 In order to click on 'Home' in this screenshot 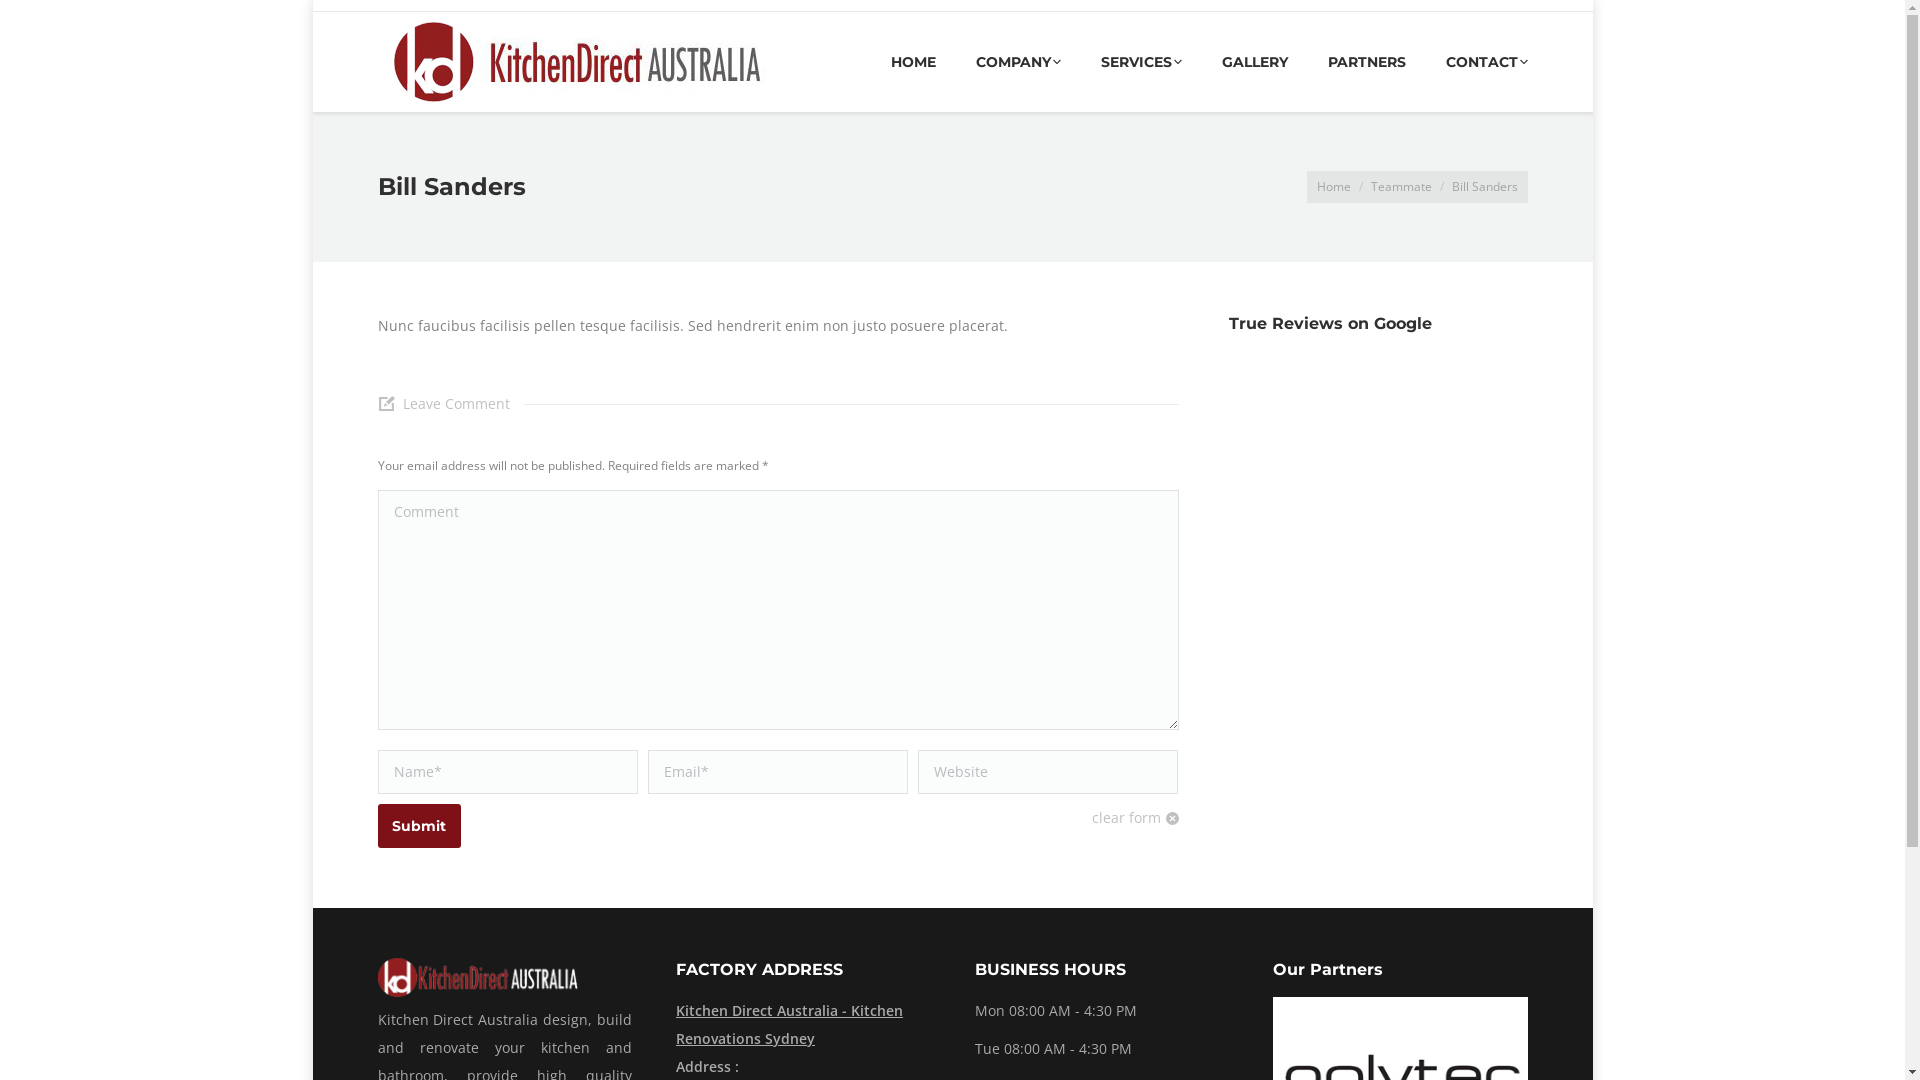, I will do `click(1333, 186)`.